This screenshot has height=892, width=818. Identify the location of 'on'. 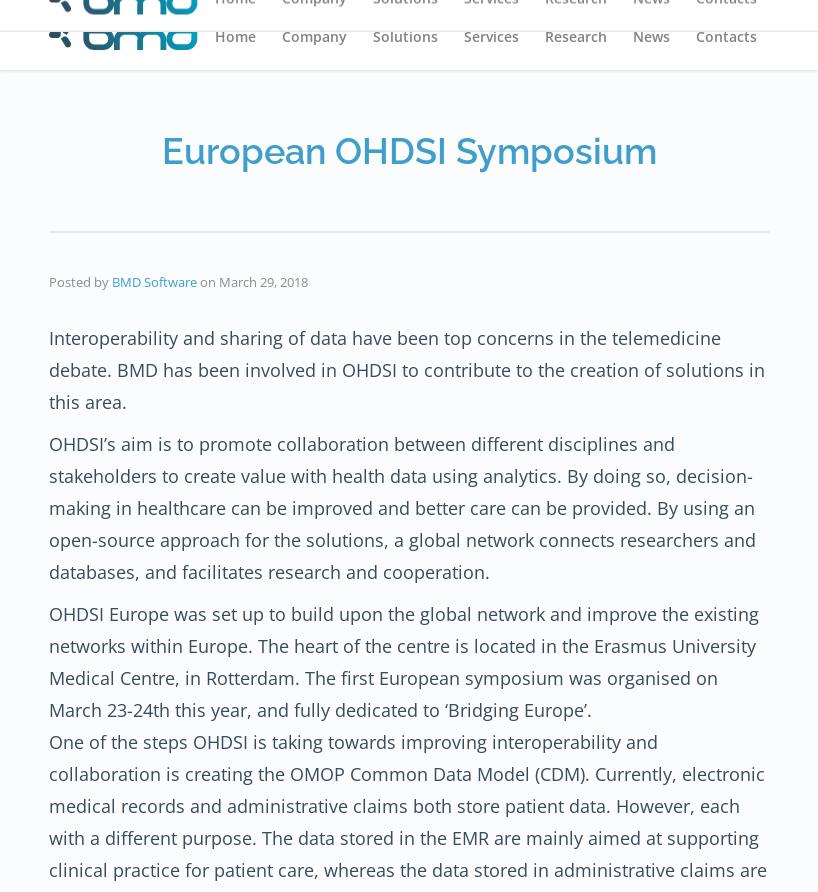
(209, 281).